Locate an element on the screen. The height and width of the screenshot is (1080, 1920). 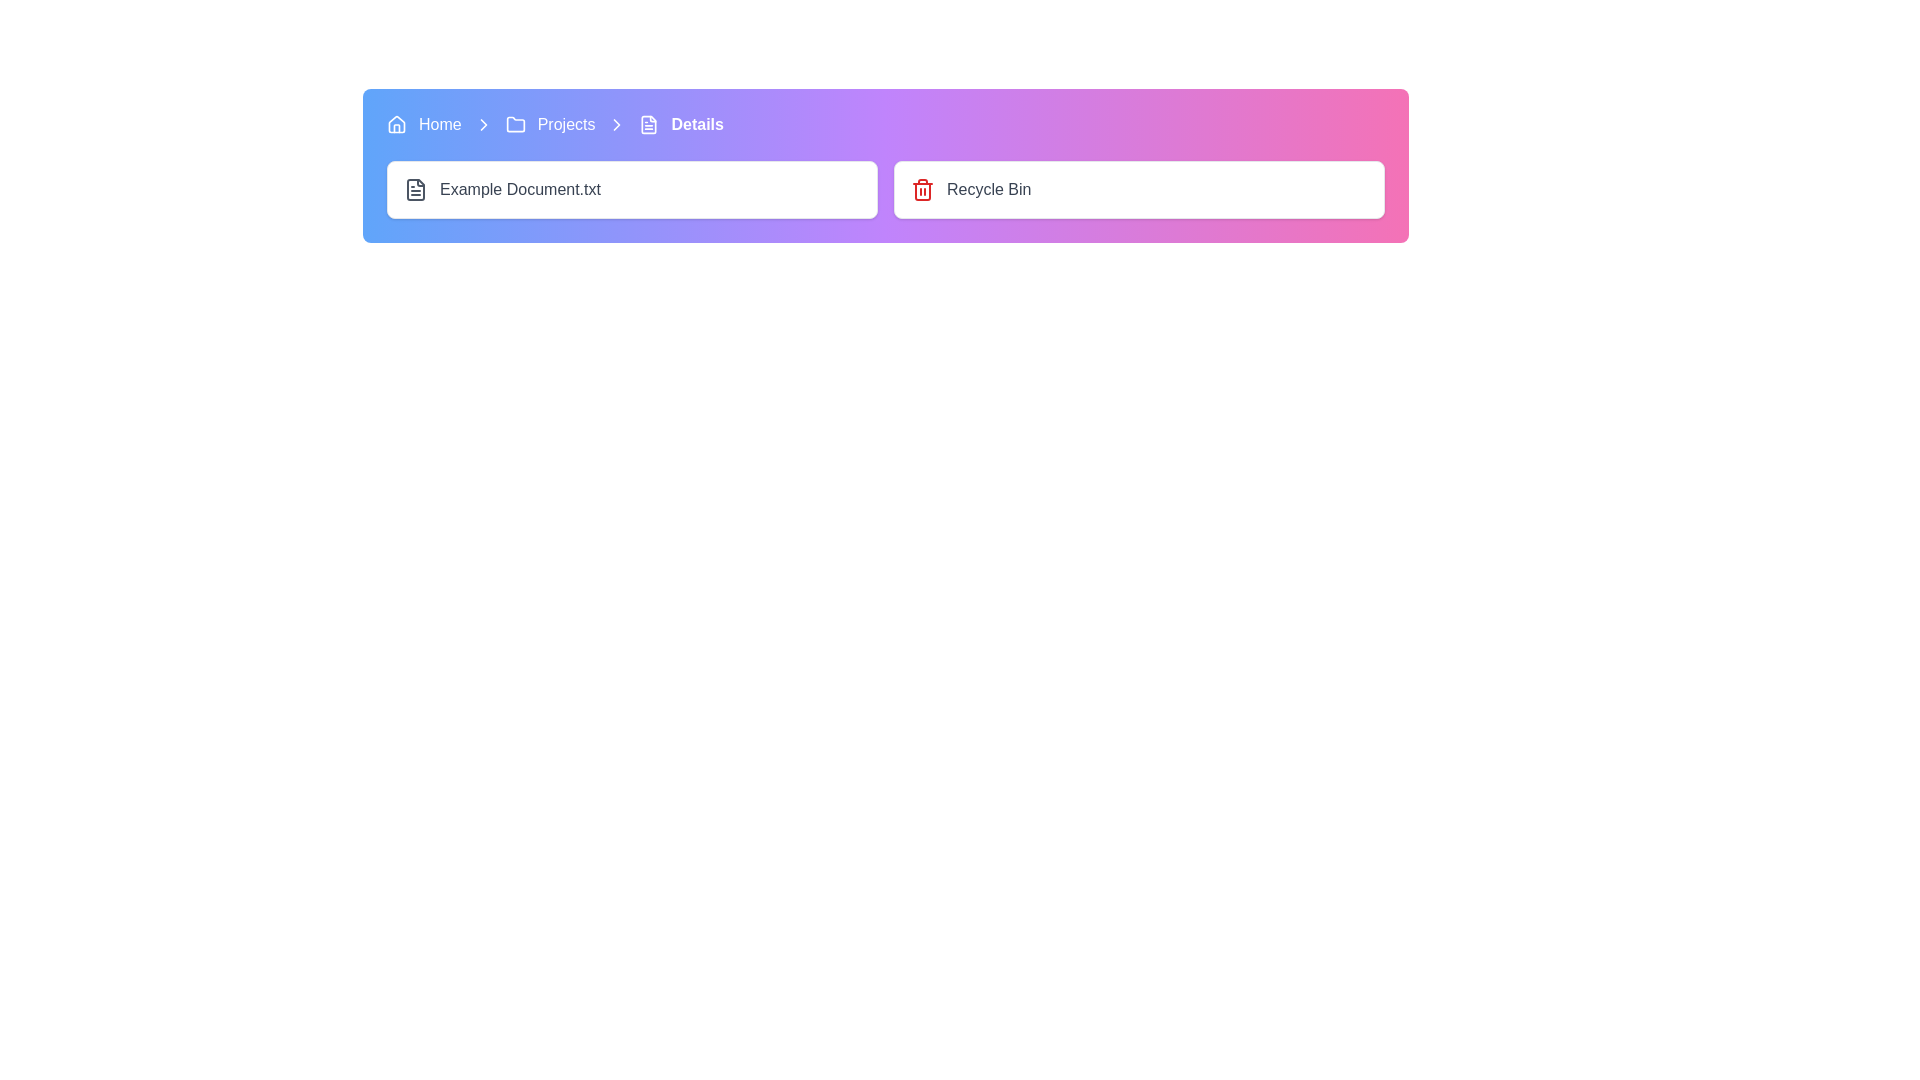
the Folder icon located in the breadcrumb navigation, which is a white graphical icon resembling a folder, positioned third between the house icon and the label 'Projects' is located at coordinates (515, 124).